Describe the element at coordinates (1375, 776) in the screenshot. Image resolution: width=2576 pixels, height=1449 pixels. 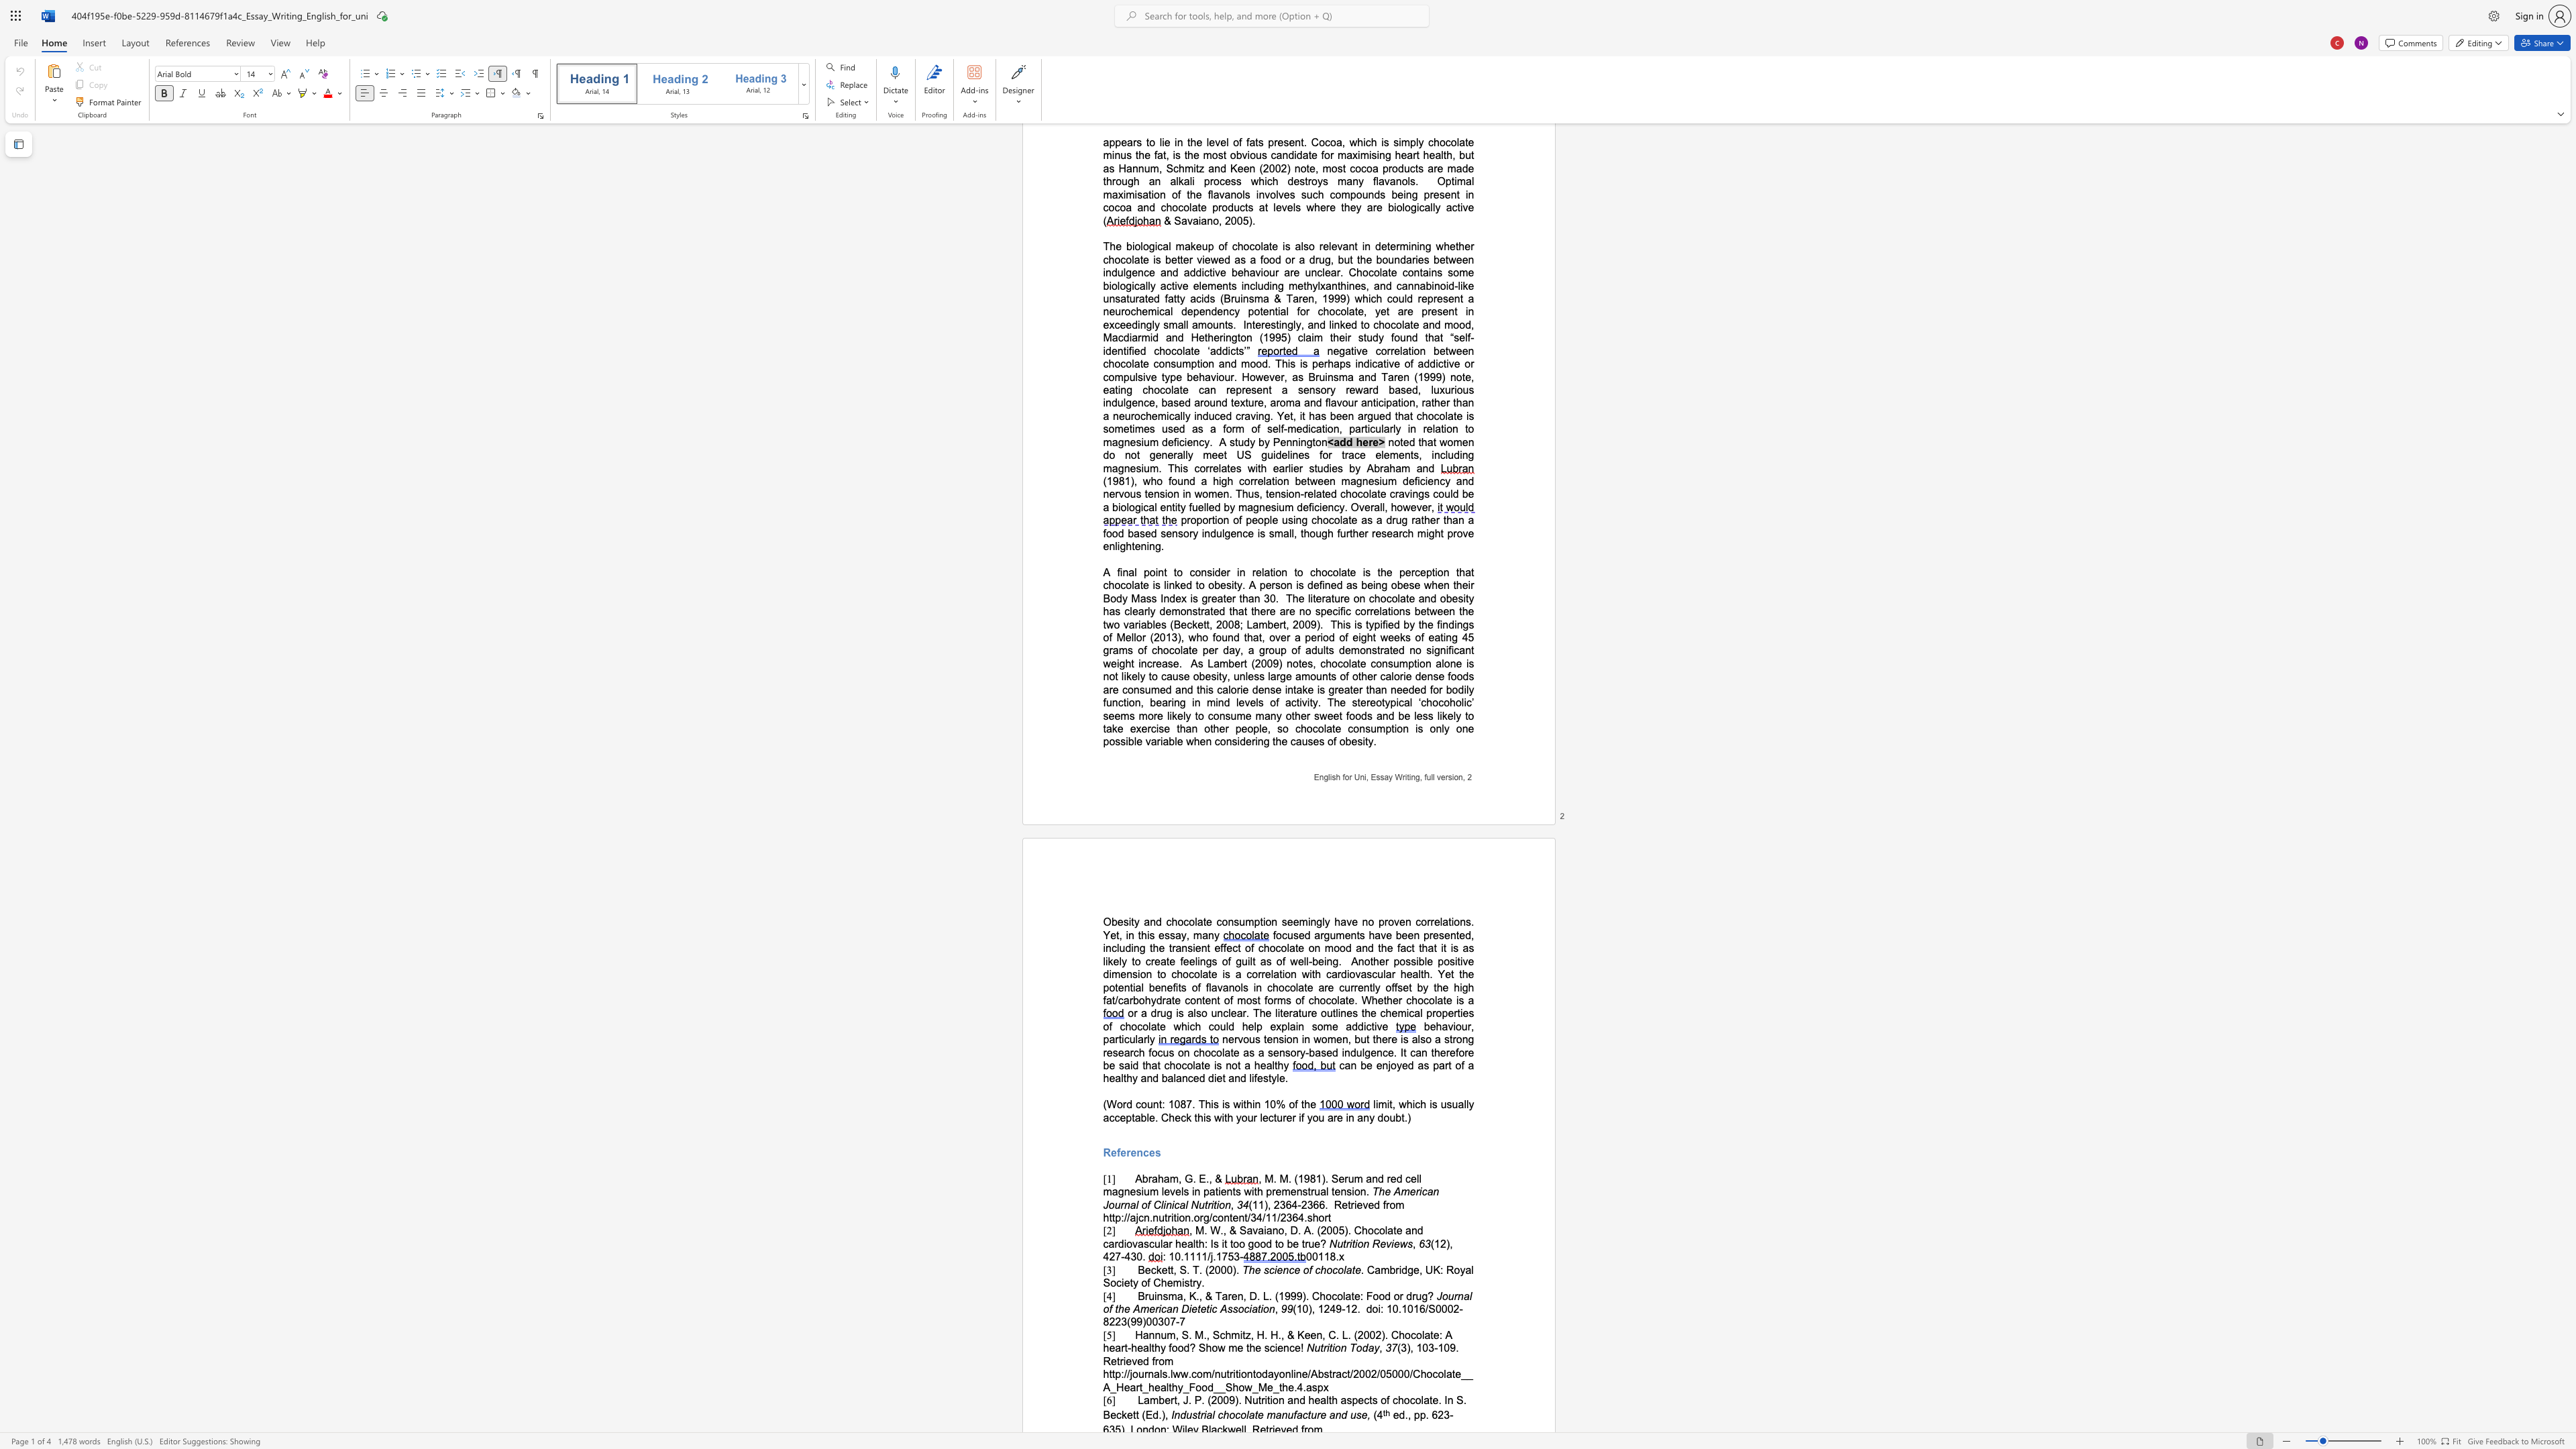
I see `the subset text "ssay Writing, full versi" within the text "English for Uni, Essay Writing, full version,"` at that location.